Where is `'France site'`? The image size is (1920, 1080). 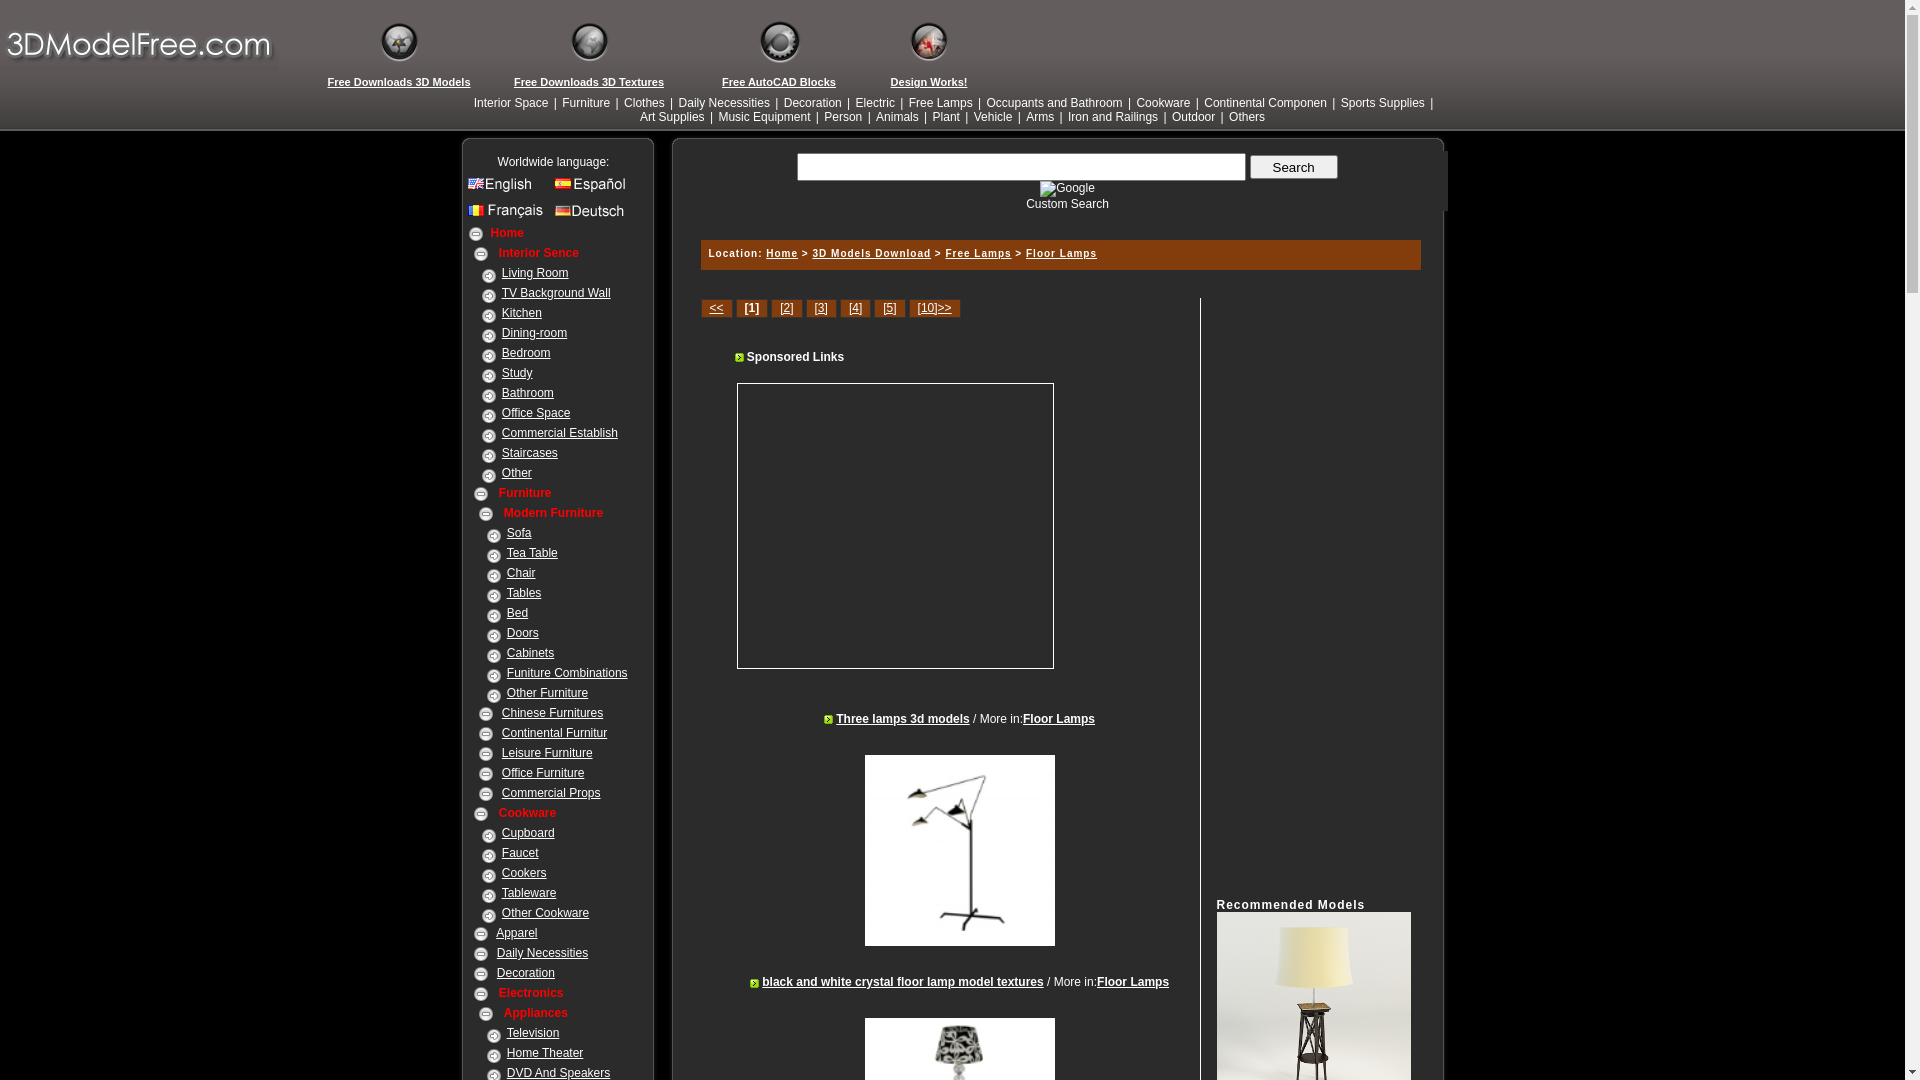 'France site' is located at coordinates (466, 216).